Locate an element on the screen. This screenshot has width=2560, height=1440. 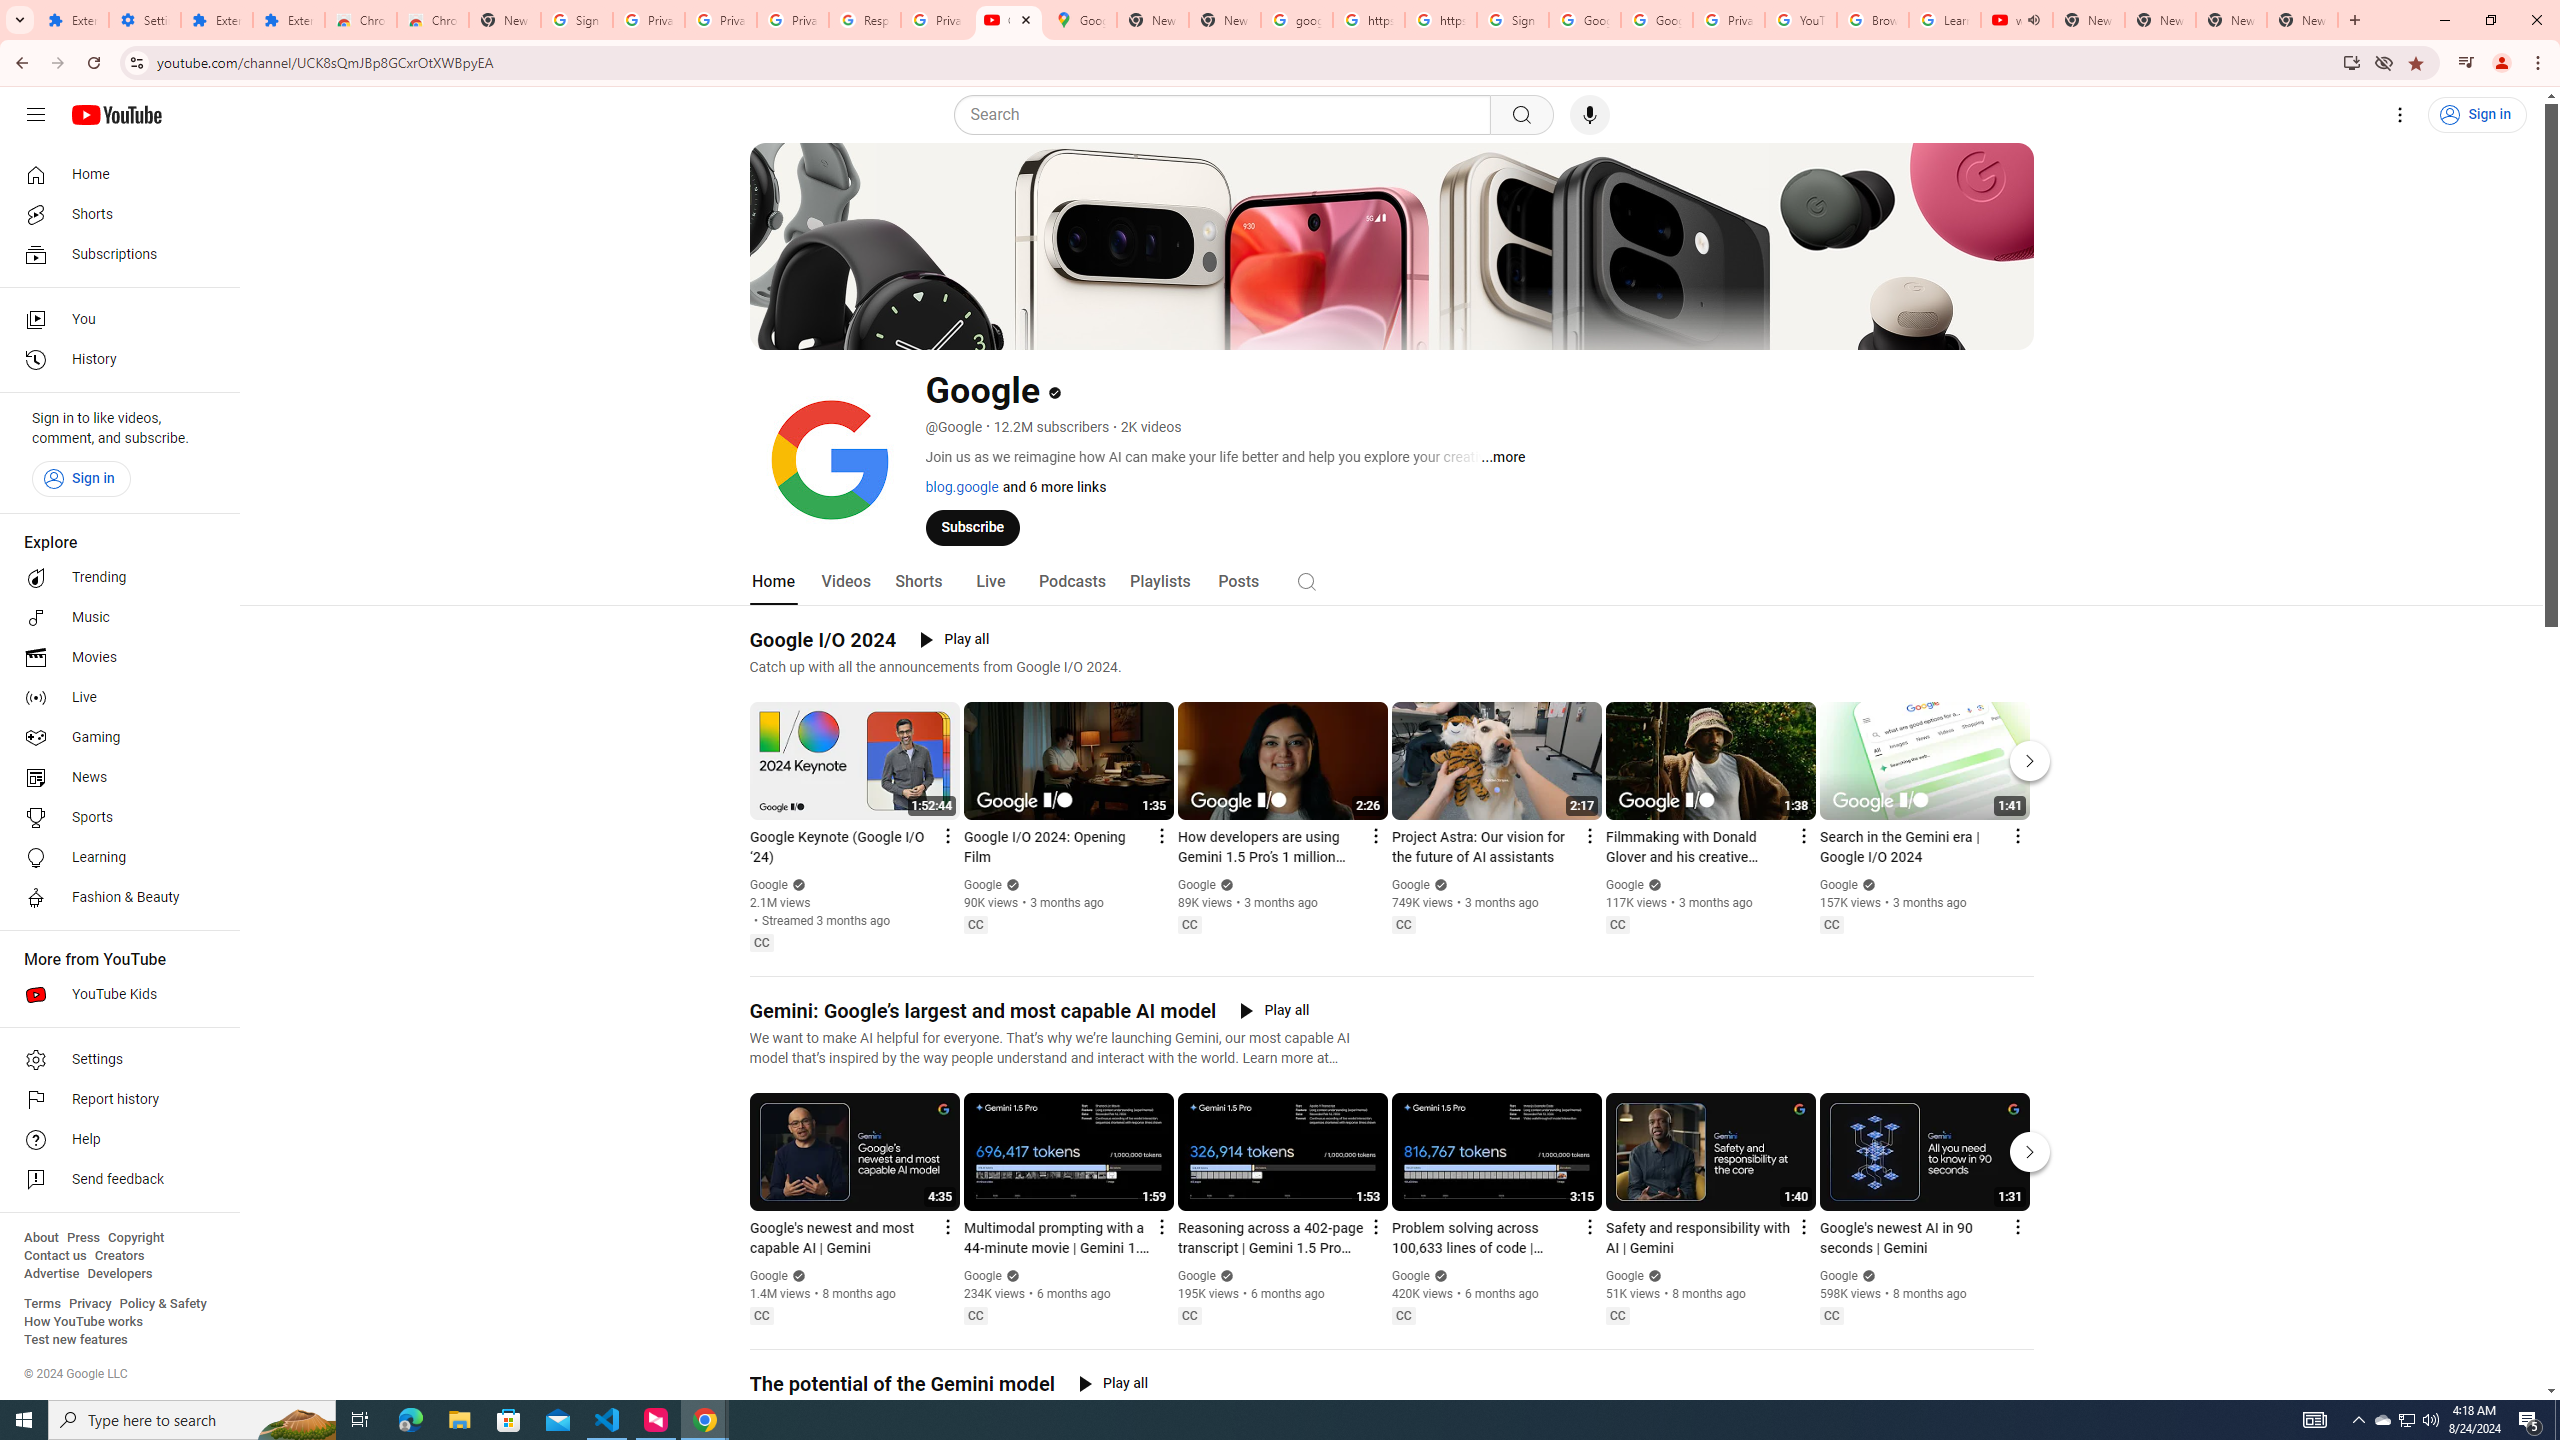
'Guide' is located at coordinates (34, 114).